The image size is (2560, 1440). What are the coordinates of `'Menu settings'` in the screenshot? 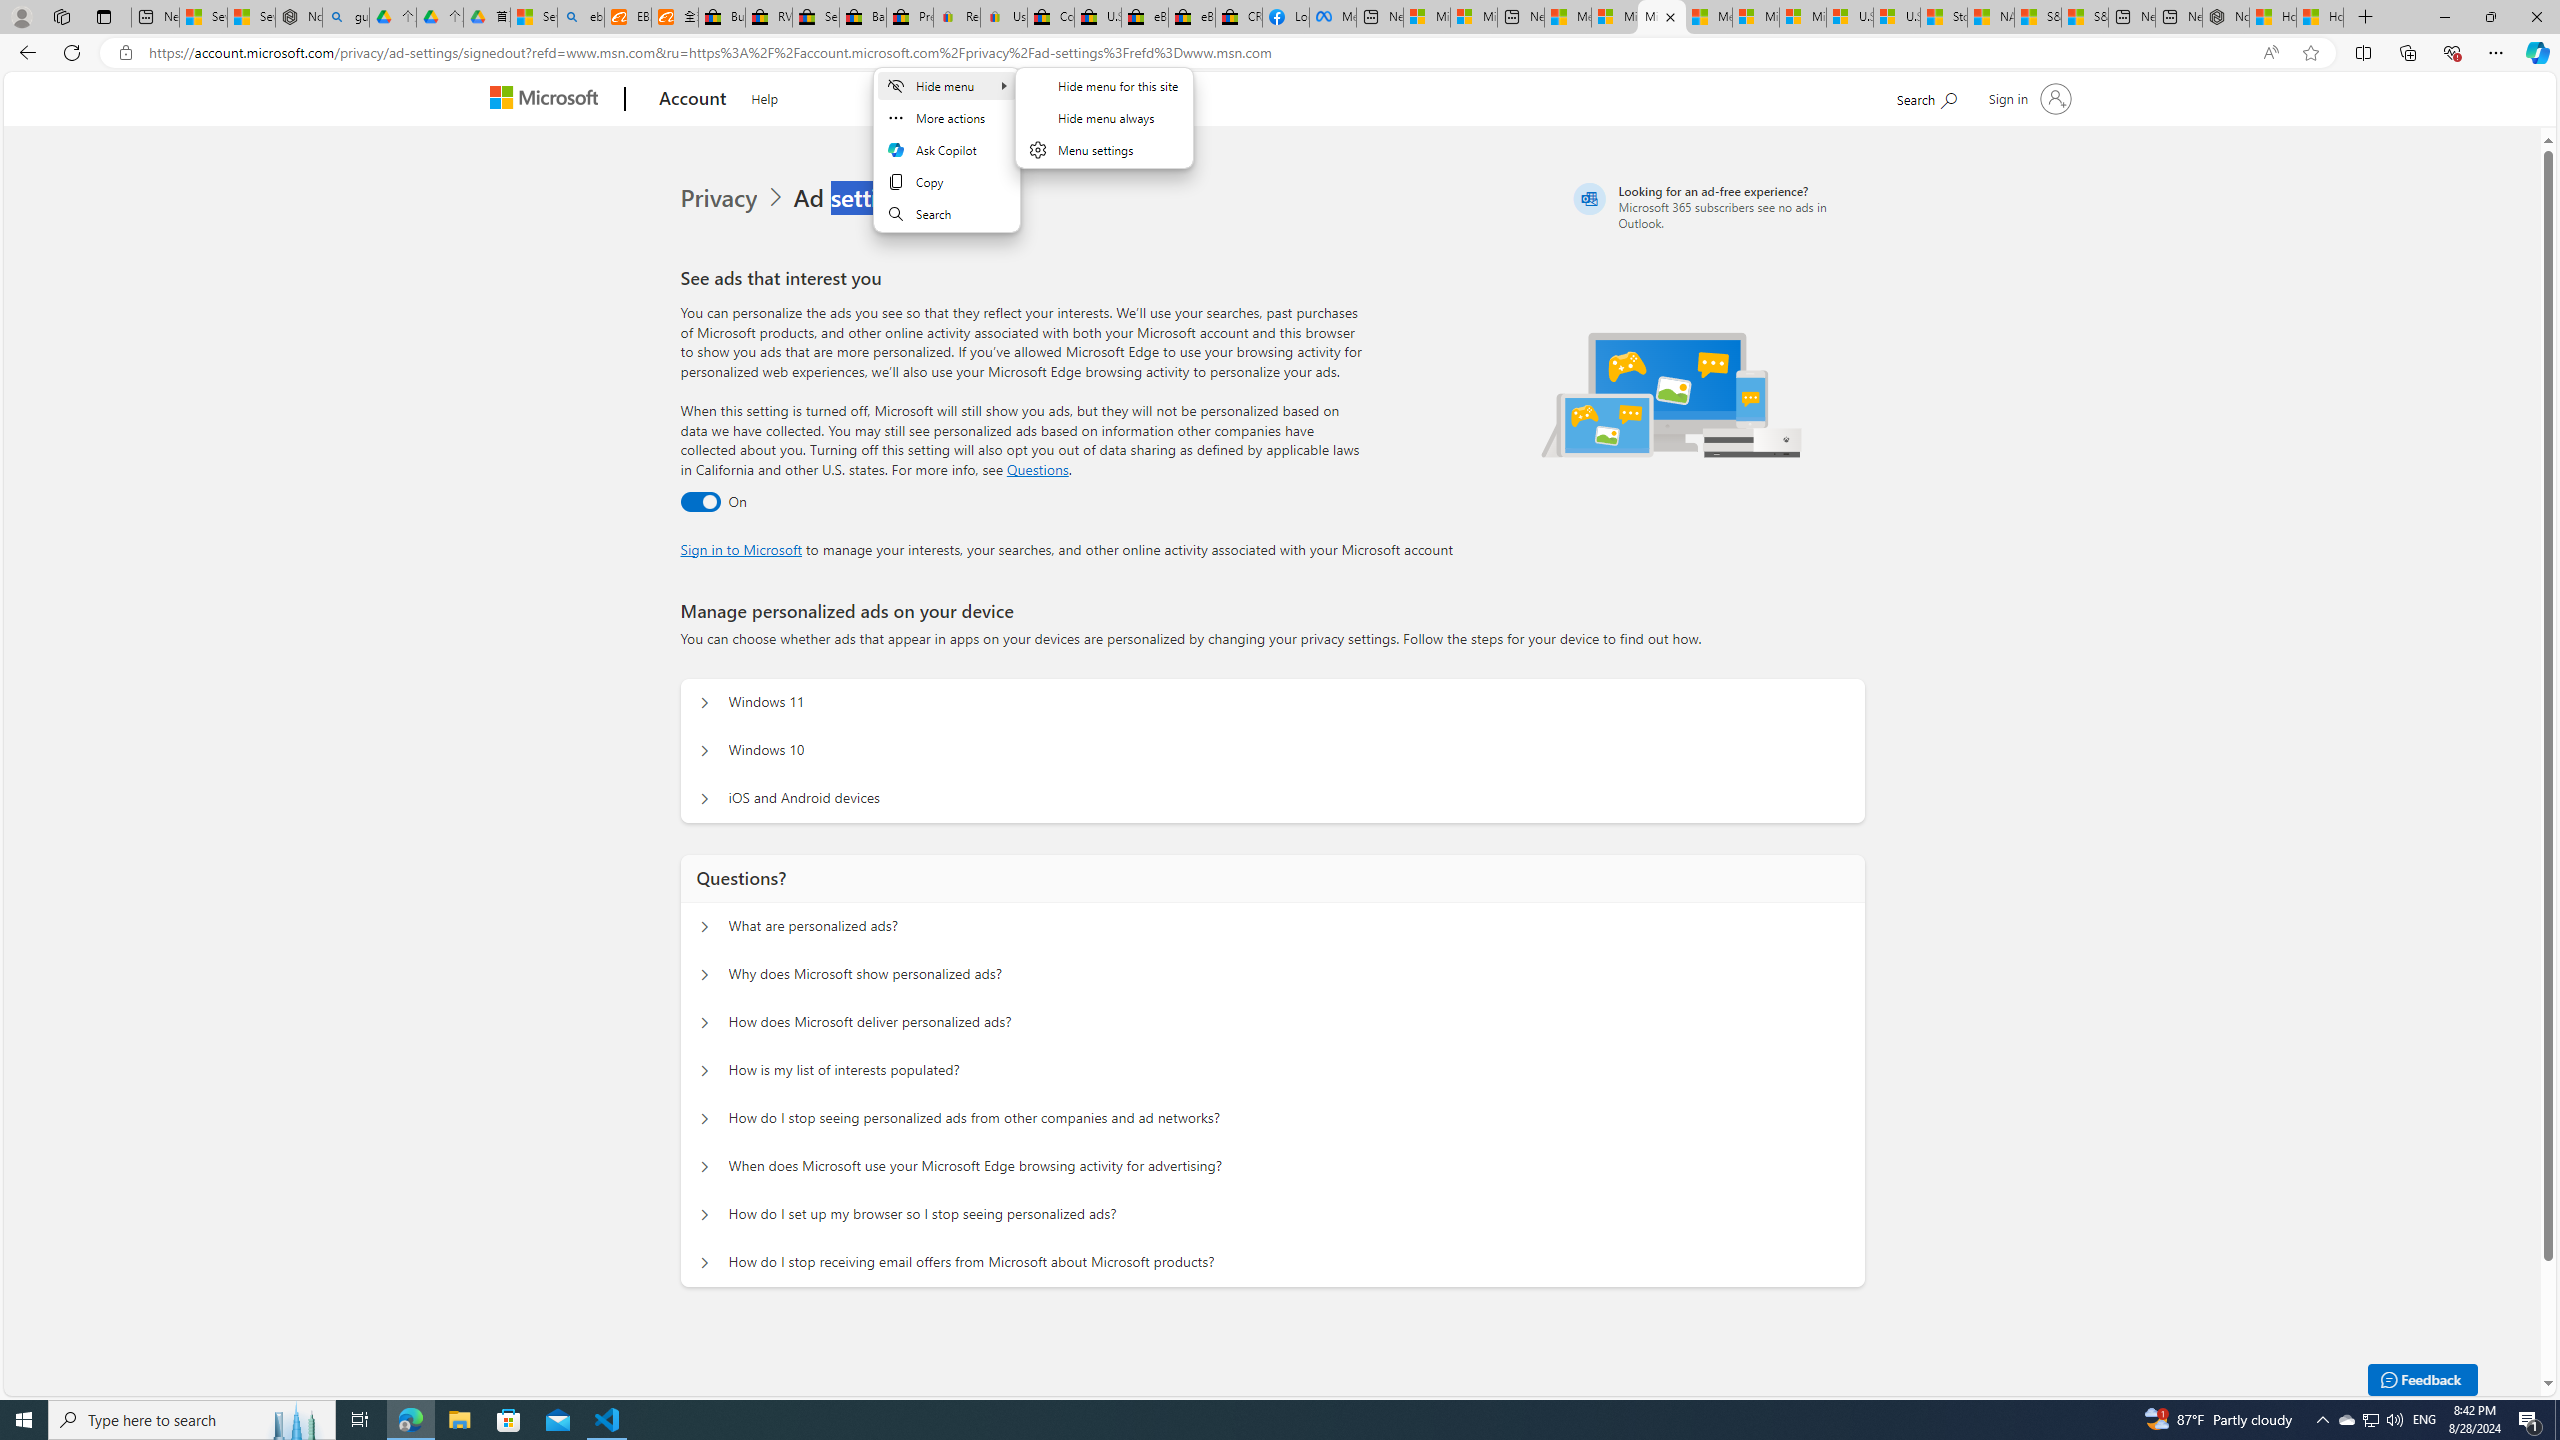 It's located at (1104, 149).